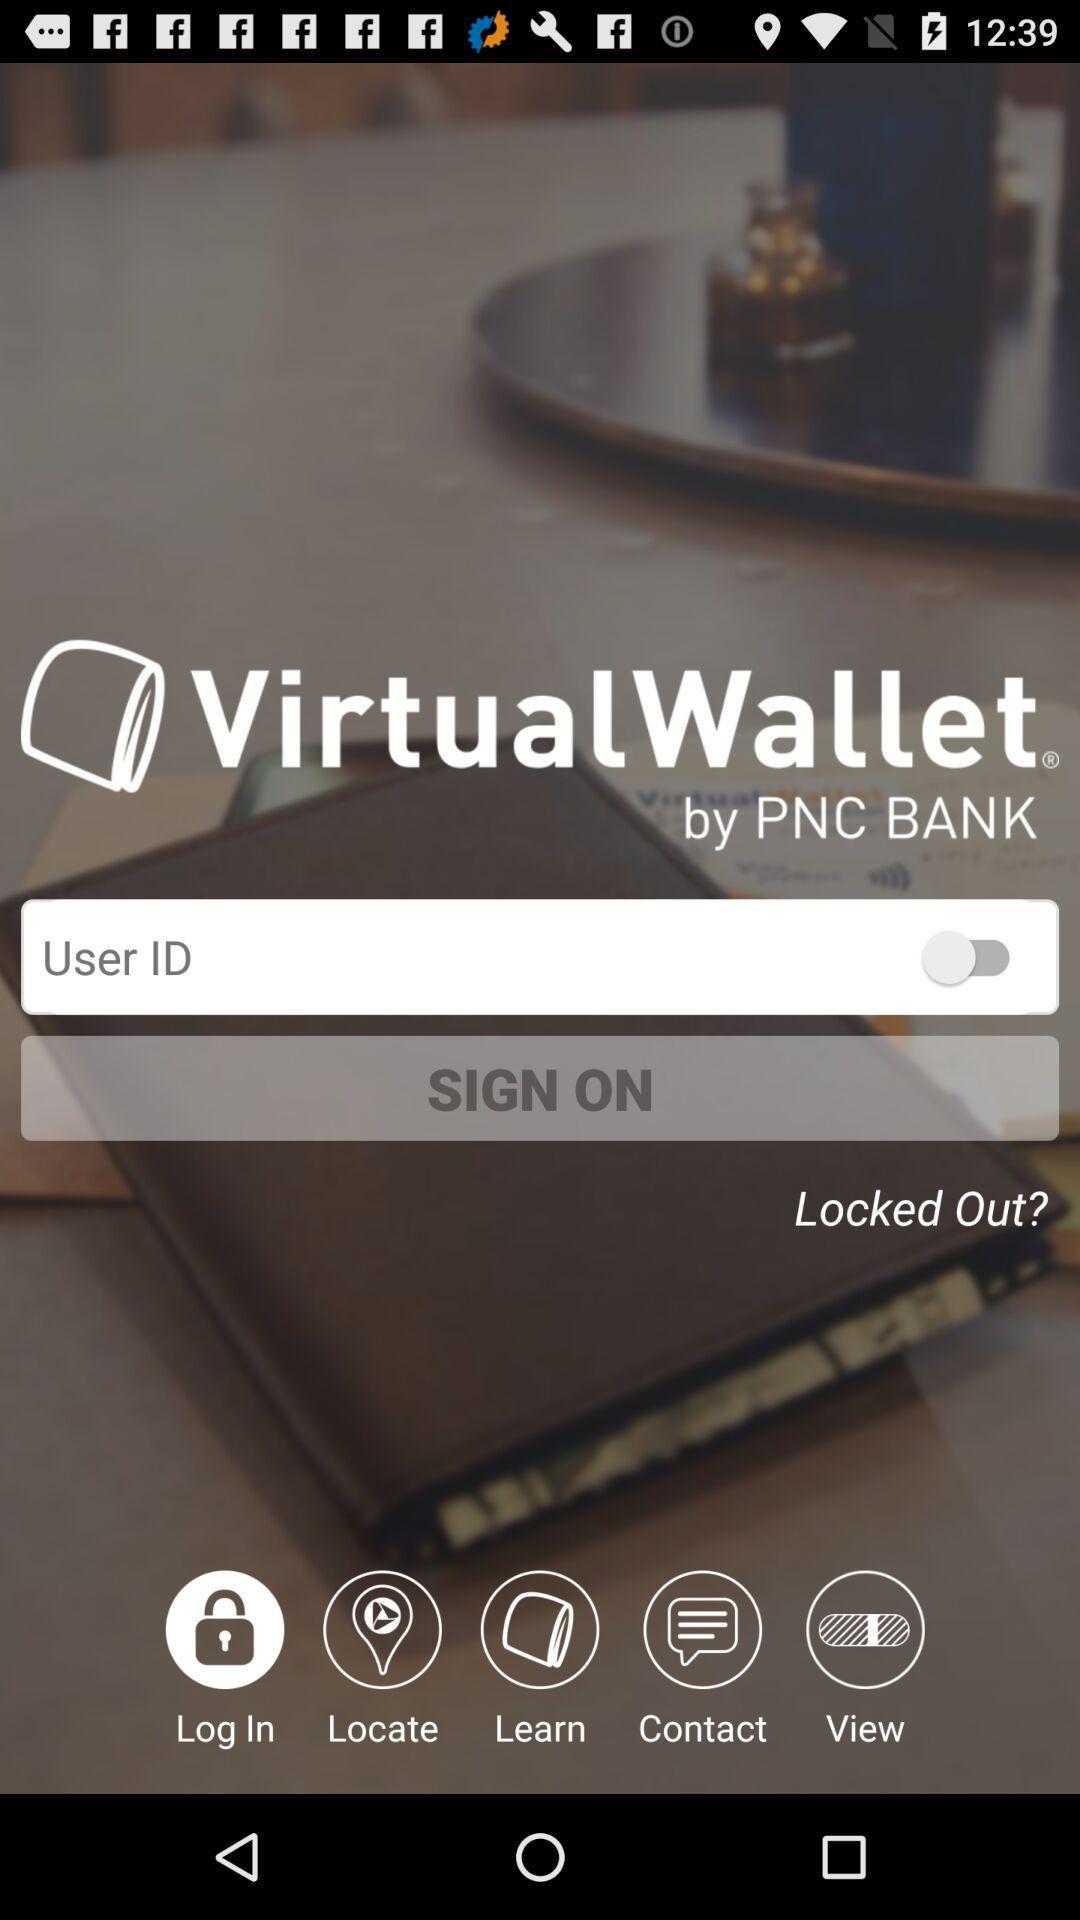 The height and width of the screenshot is (1920, 1080). Describe the element at coordinates (540, 1681) in the screenshot. I see `learn` at that location.